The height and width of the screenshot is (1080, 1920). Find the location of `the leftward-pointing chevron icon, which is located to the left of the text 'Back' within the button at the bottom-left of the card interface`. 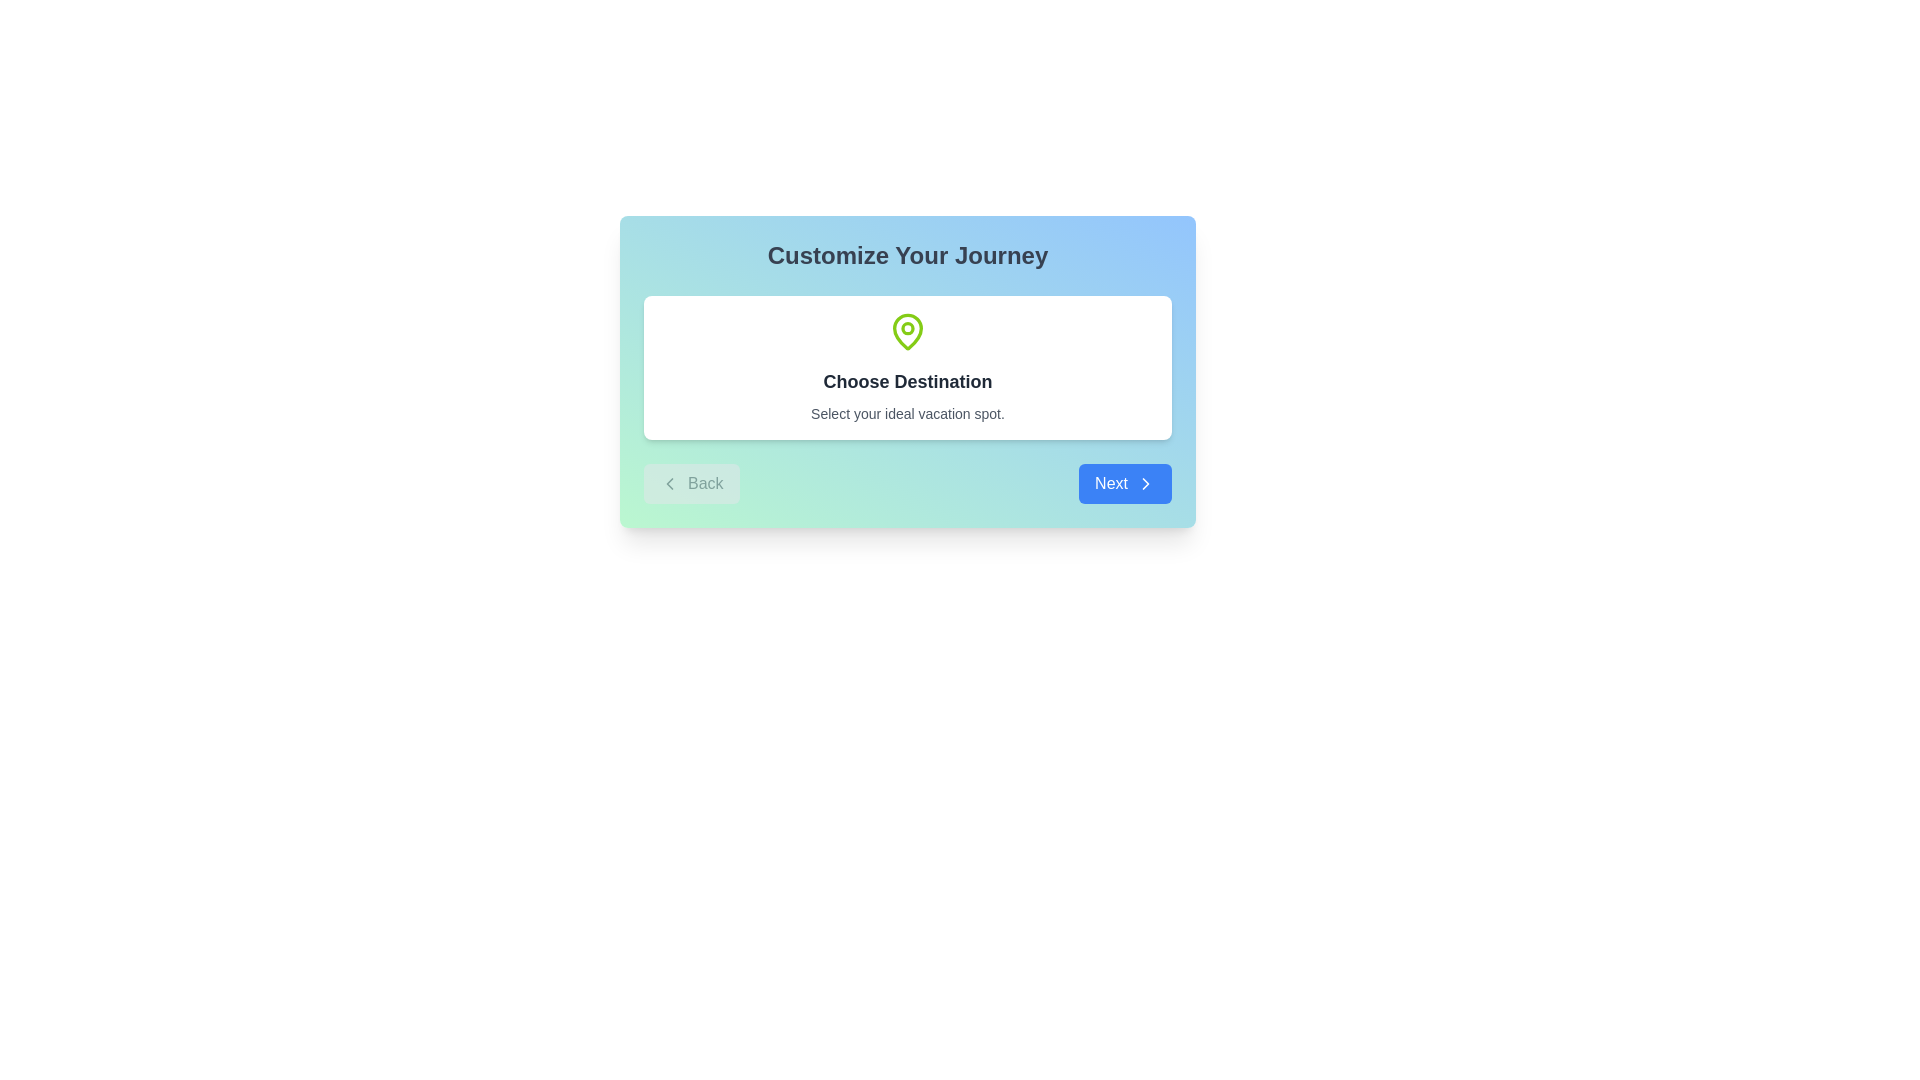

the leftward-pointing chevron icon, which is located to the left of the text 'Back' within the button at the bottom-left of the card interface is located at coordinates (670, 483).